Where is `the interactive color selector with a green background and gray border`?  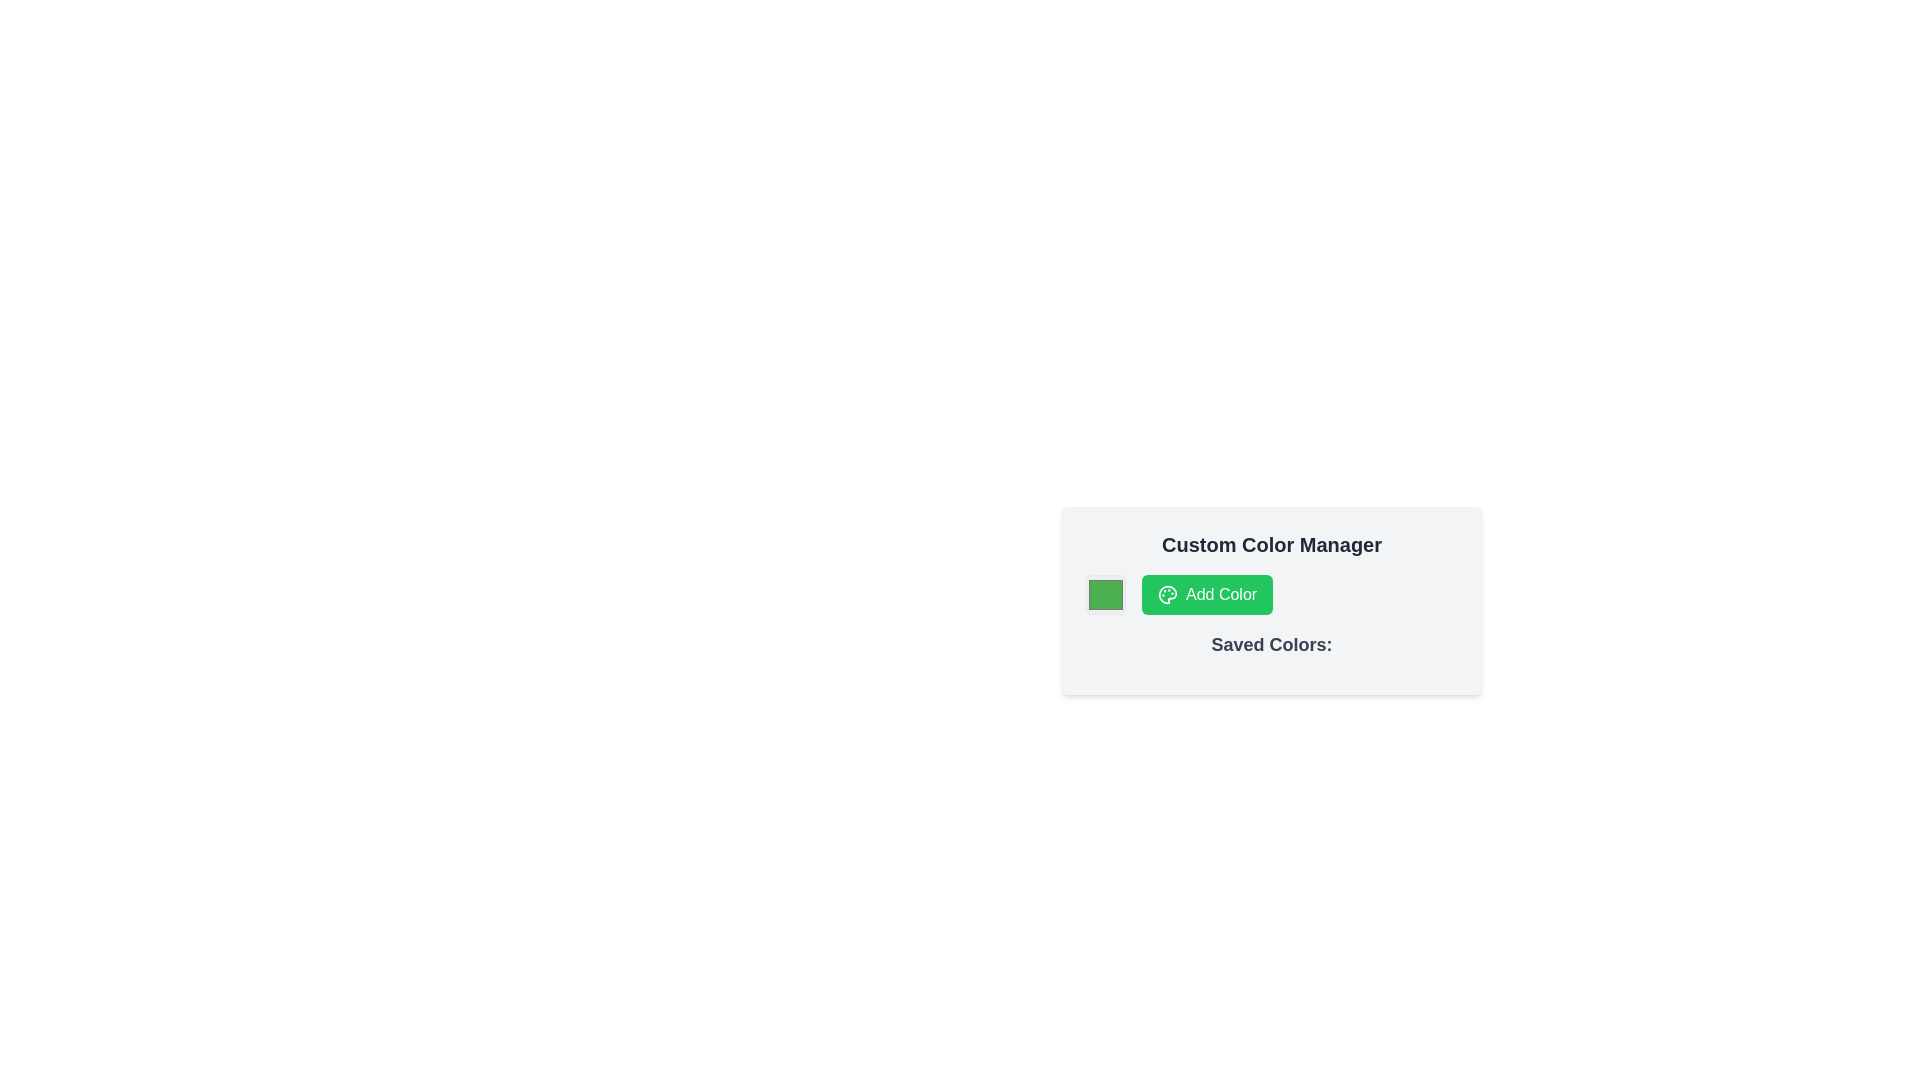 the interactive color selector with a green background and gray border is located at coordinates (1104, 593).